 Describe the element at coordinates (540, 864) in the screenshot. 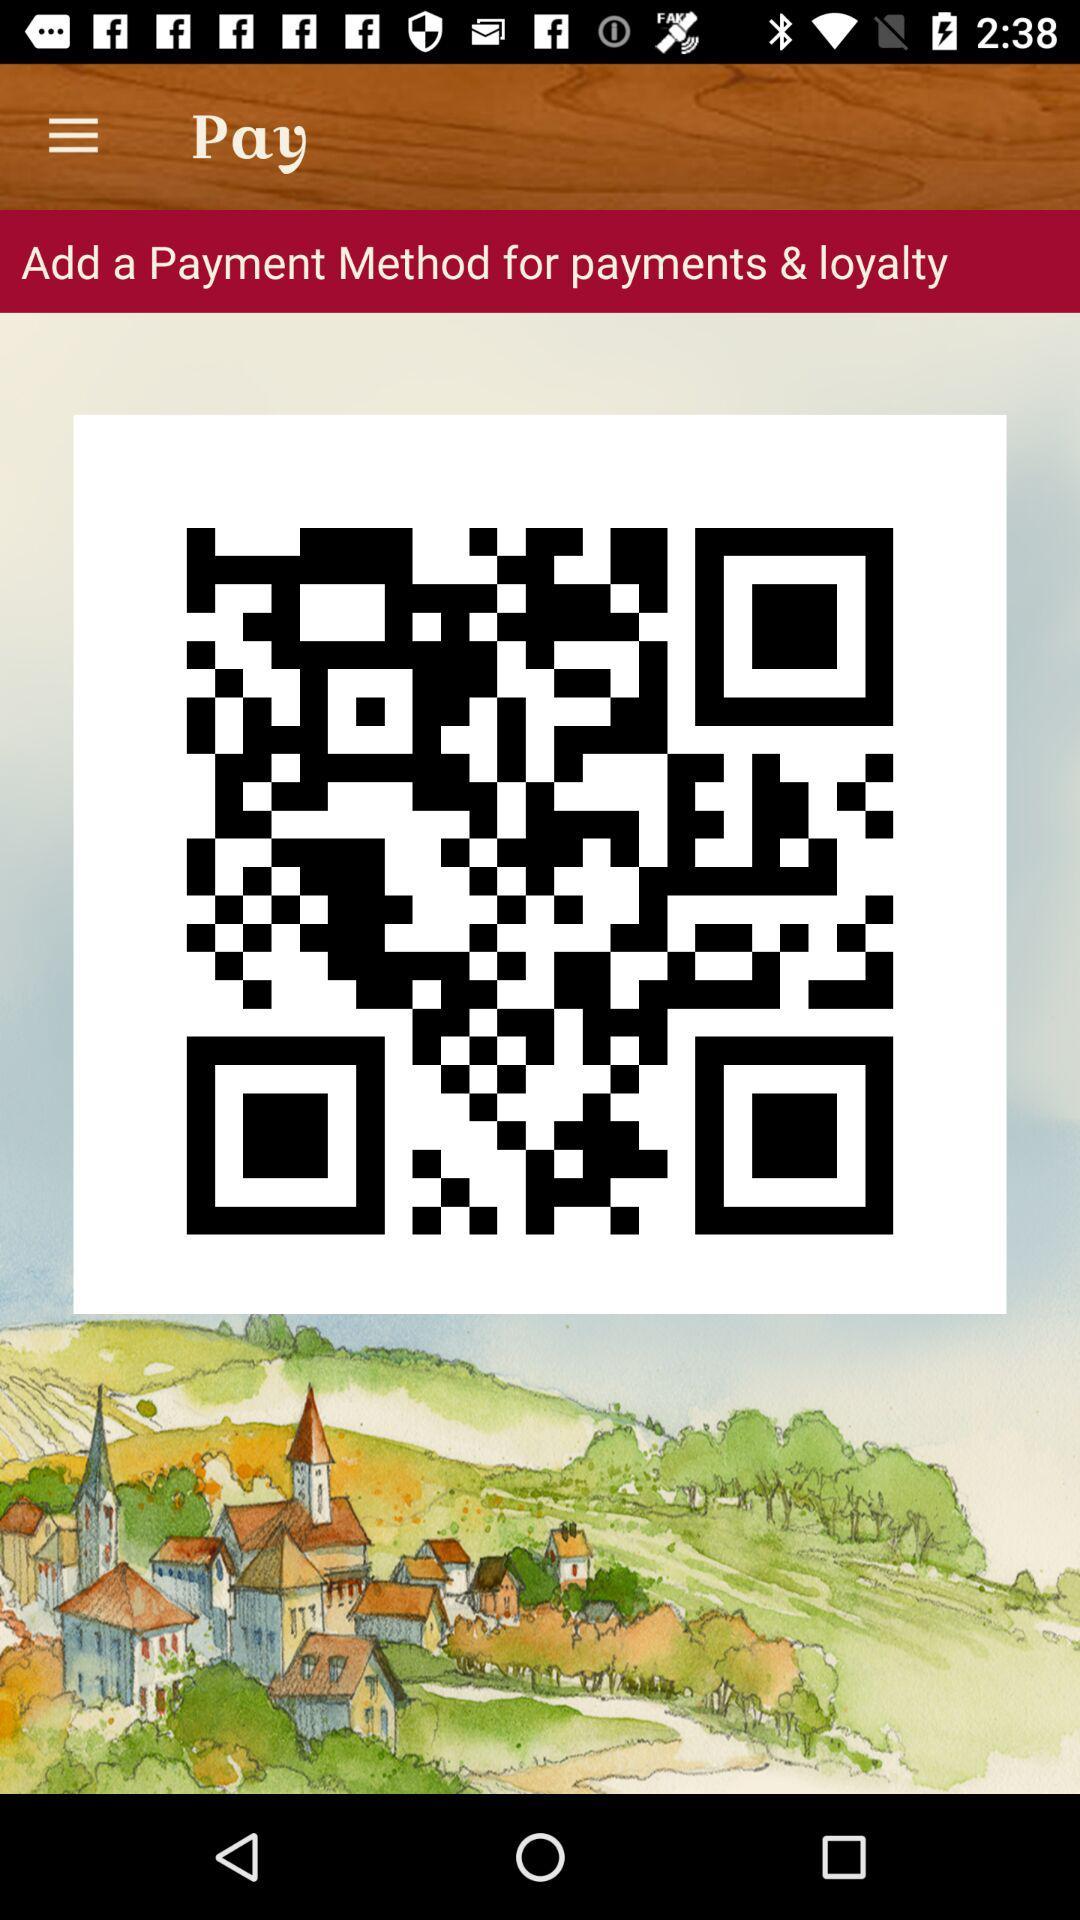

I see `the icon below add a payment` at that location.